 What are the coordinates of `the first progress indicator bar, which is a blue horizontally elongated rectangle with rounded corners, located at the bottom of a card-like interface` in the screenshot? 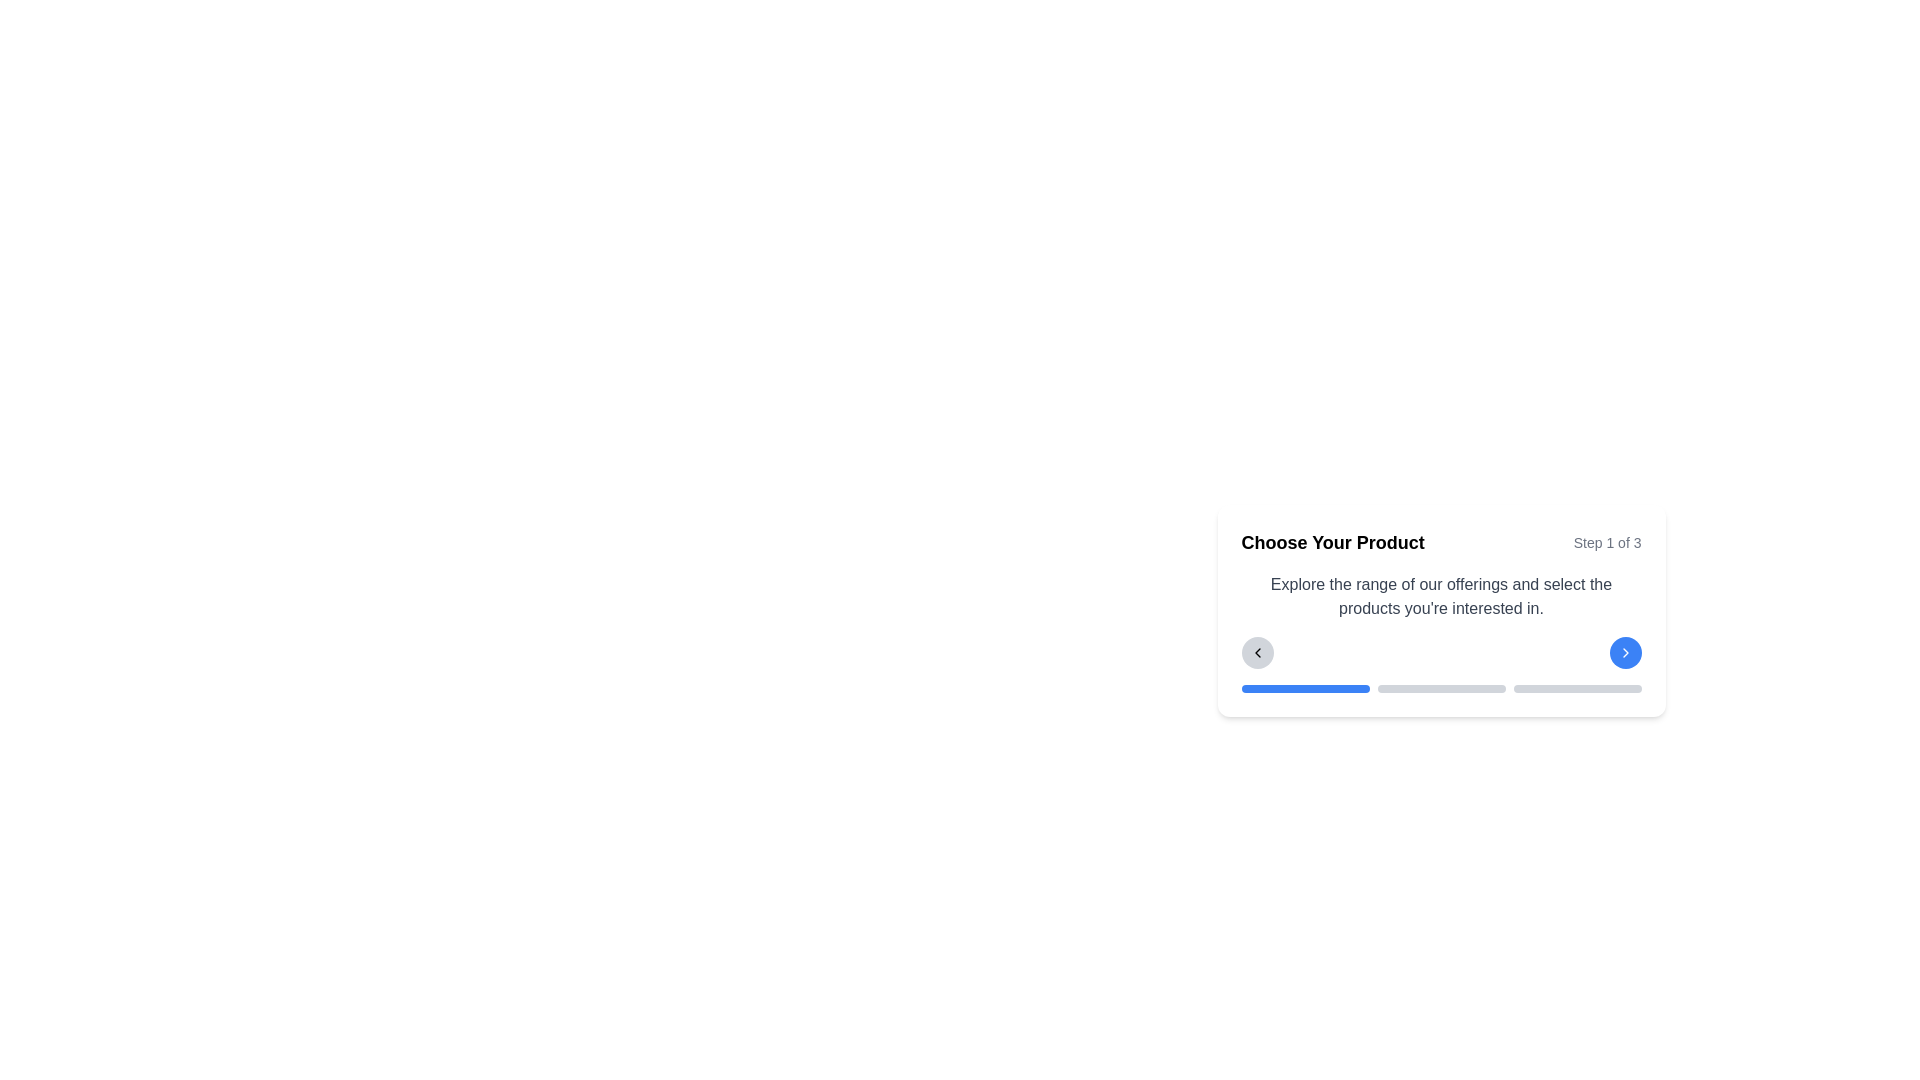 It's located at (1305, 688).